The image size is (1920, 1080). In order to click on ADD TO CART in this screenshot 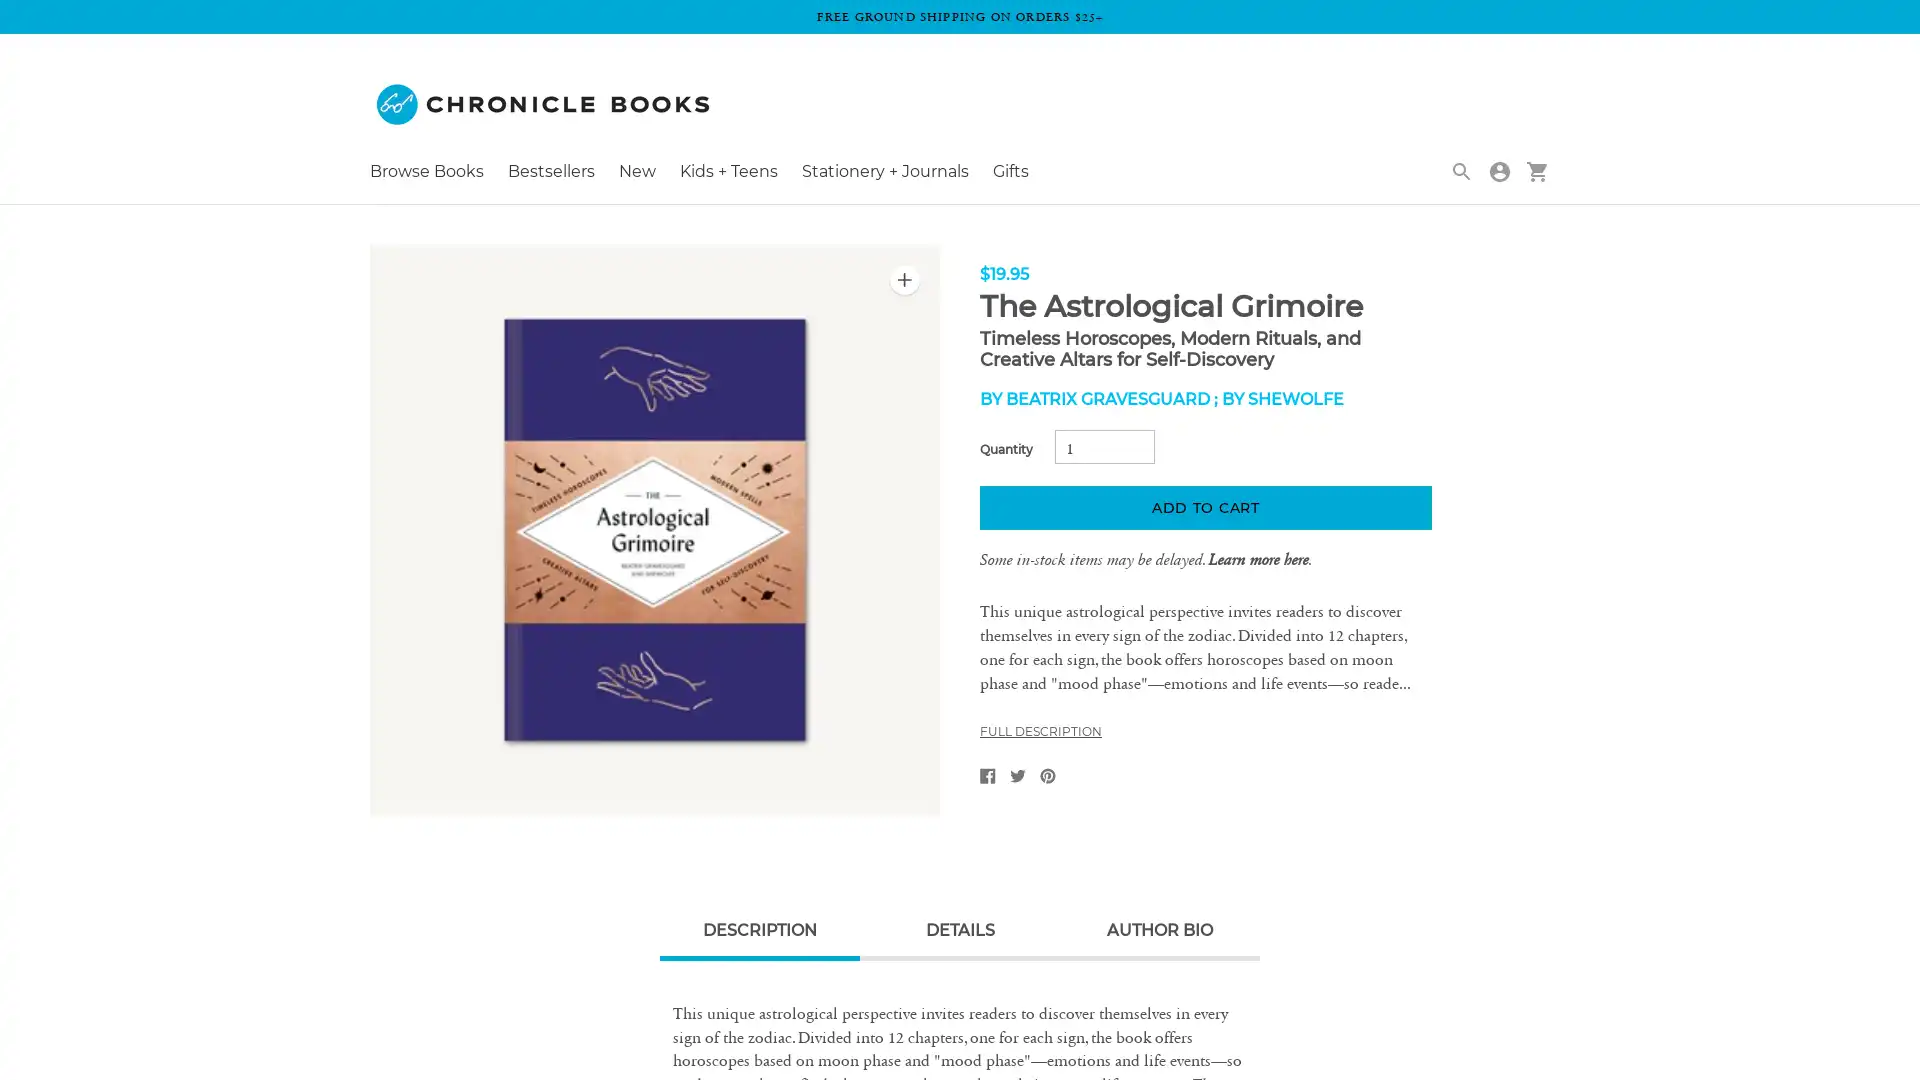, I will do `click(1204, 507)`.